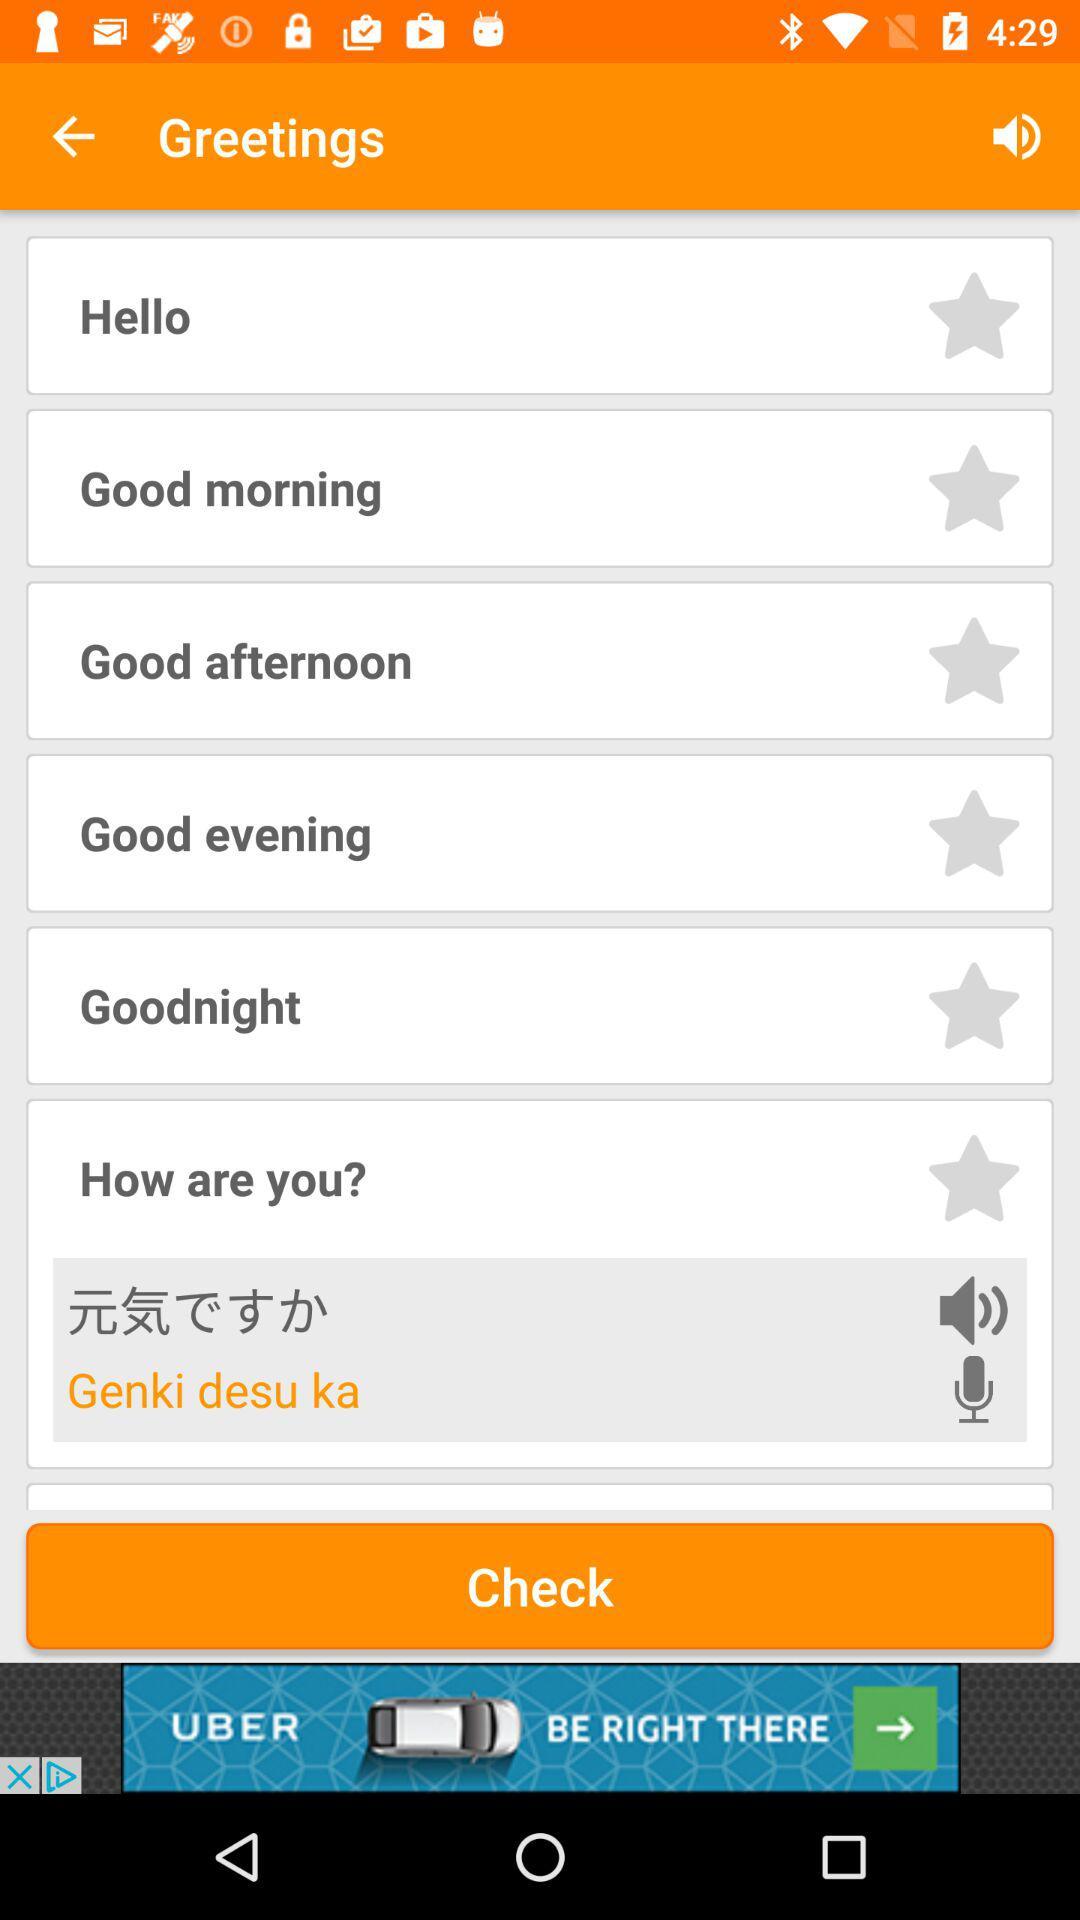 The width and height of the screenshot is (1080, 1920). I want to click on mark for like, so click(973, 1178).